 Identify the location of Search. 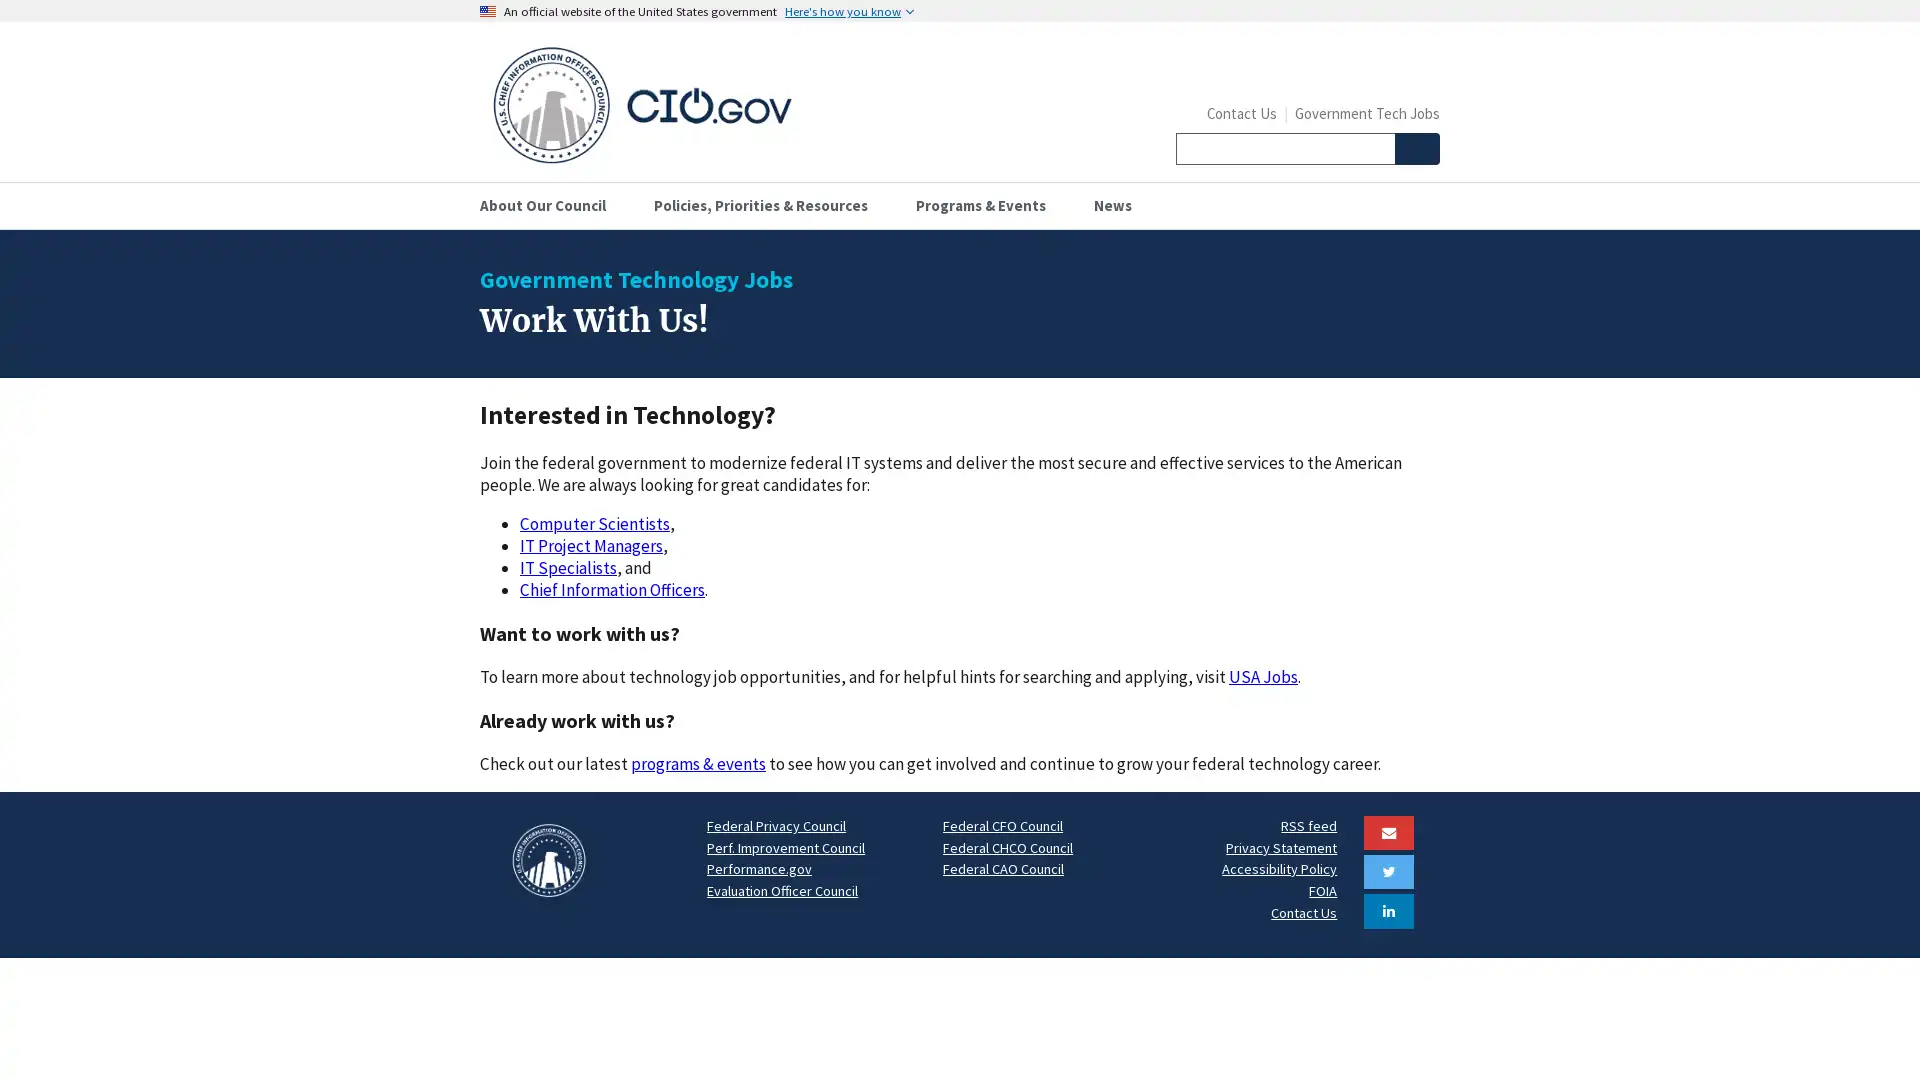
(1415, 148).